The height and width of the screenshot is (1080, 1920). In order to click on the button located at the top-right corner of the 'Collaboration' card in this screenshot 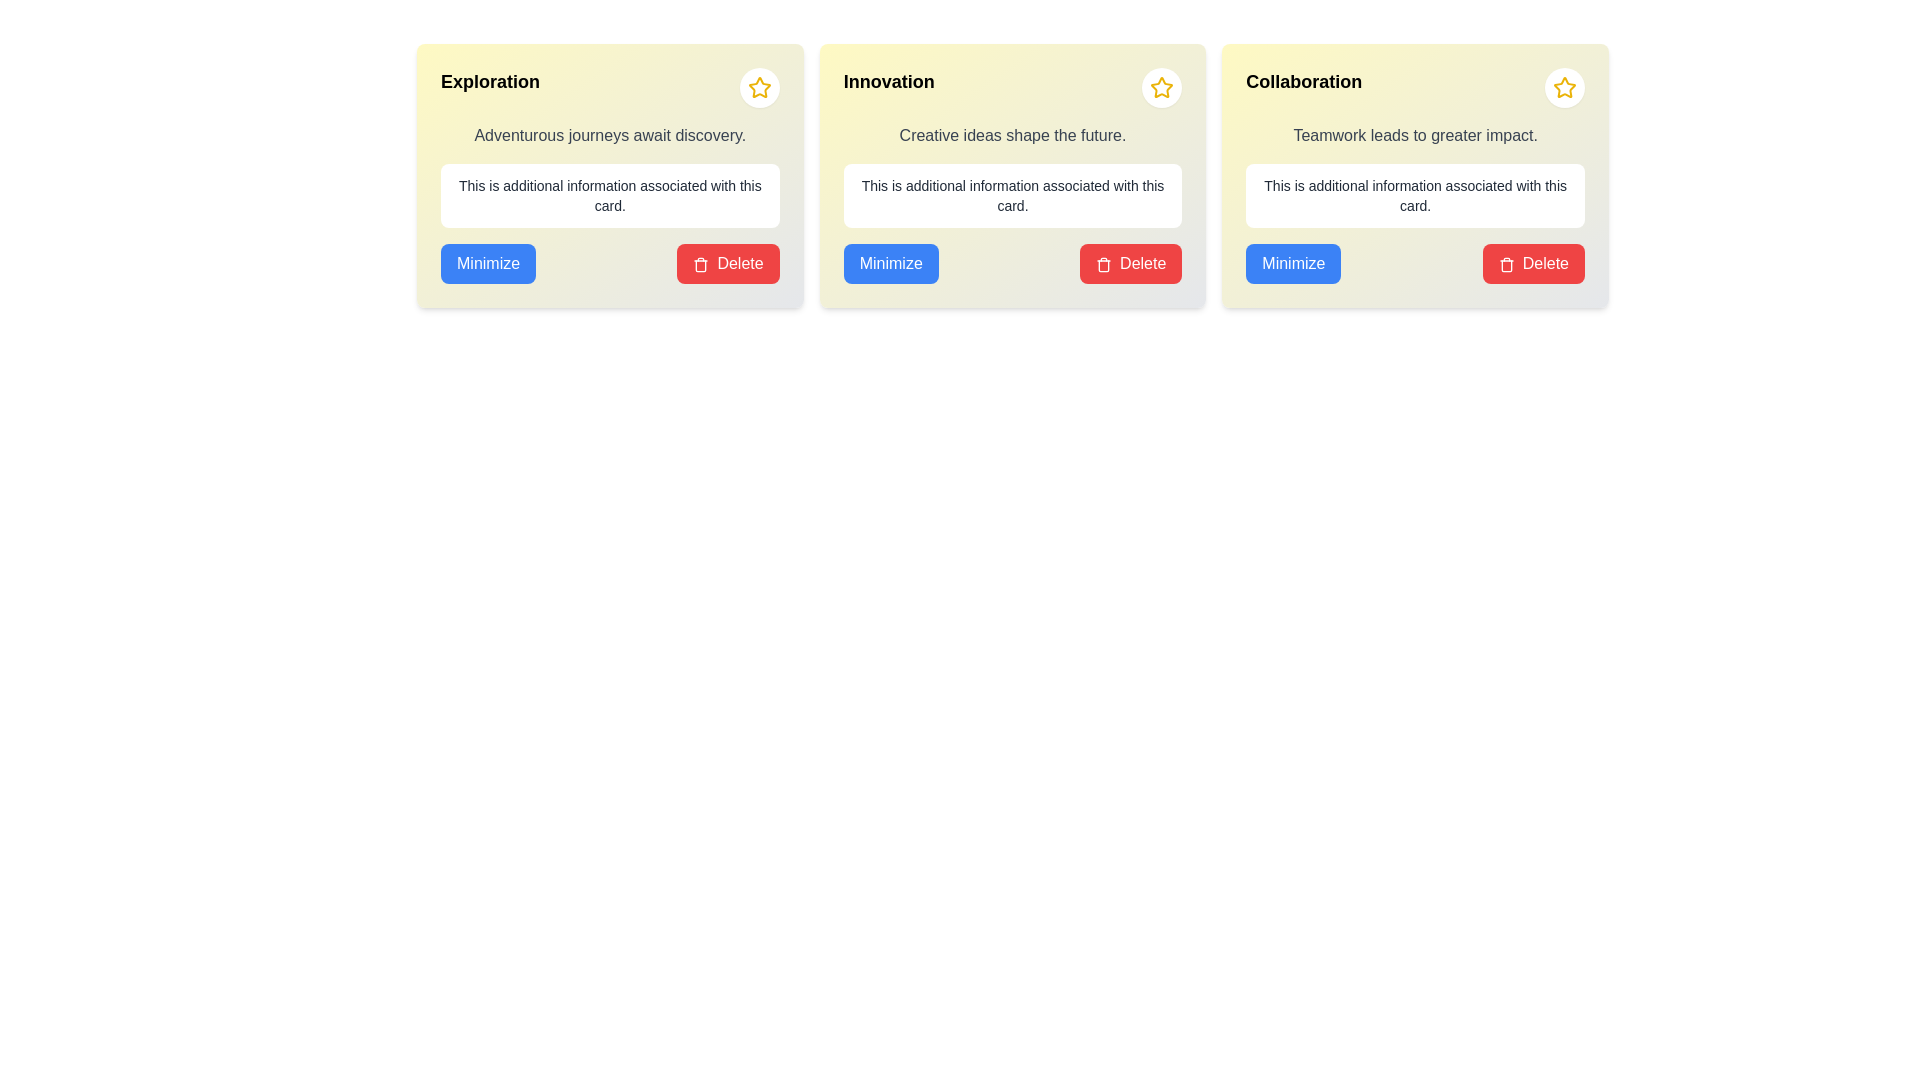, I will do `click(1563, 87)`.